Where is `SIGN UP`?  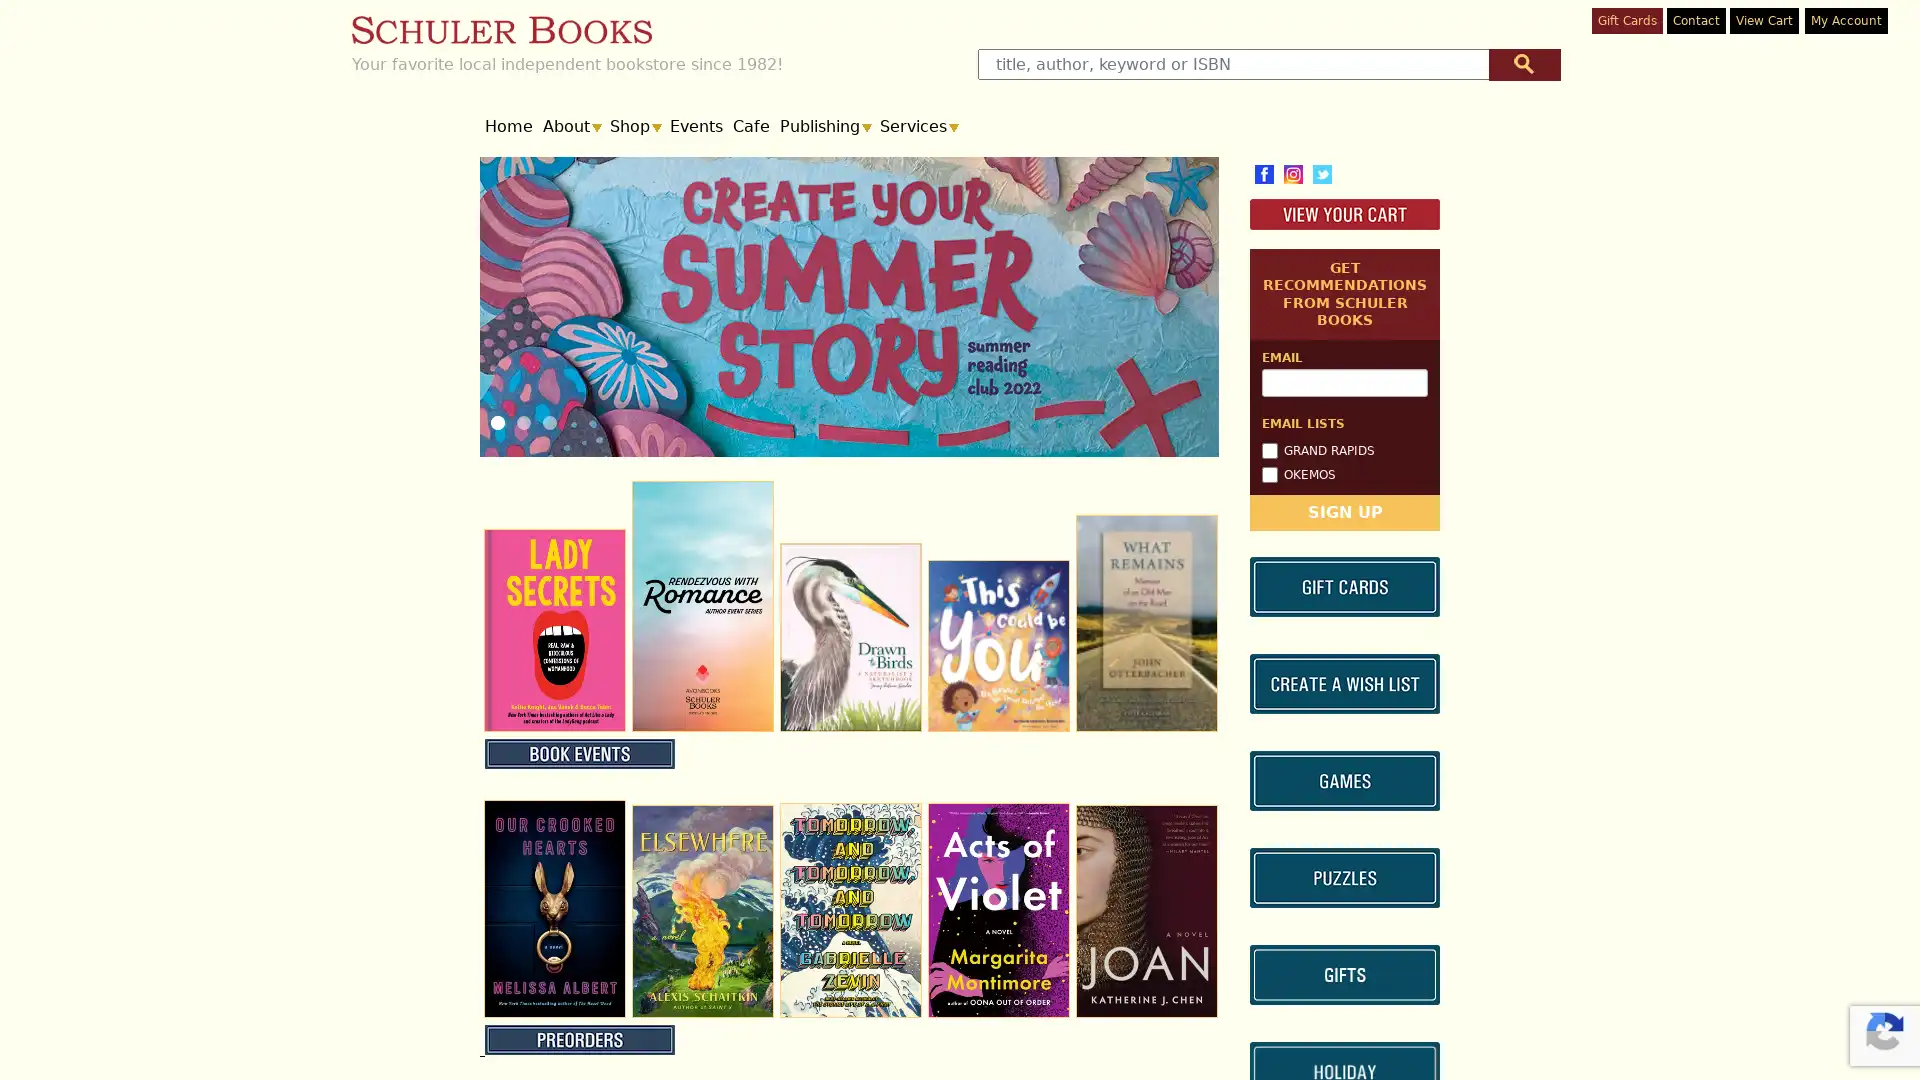 SIGN UP is located at coordinates (1344, 682).